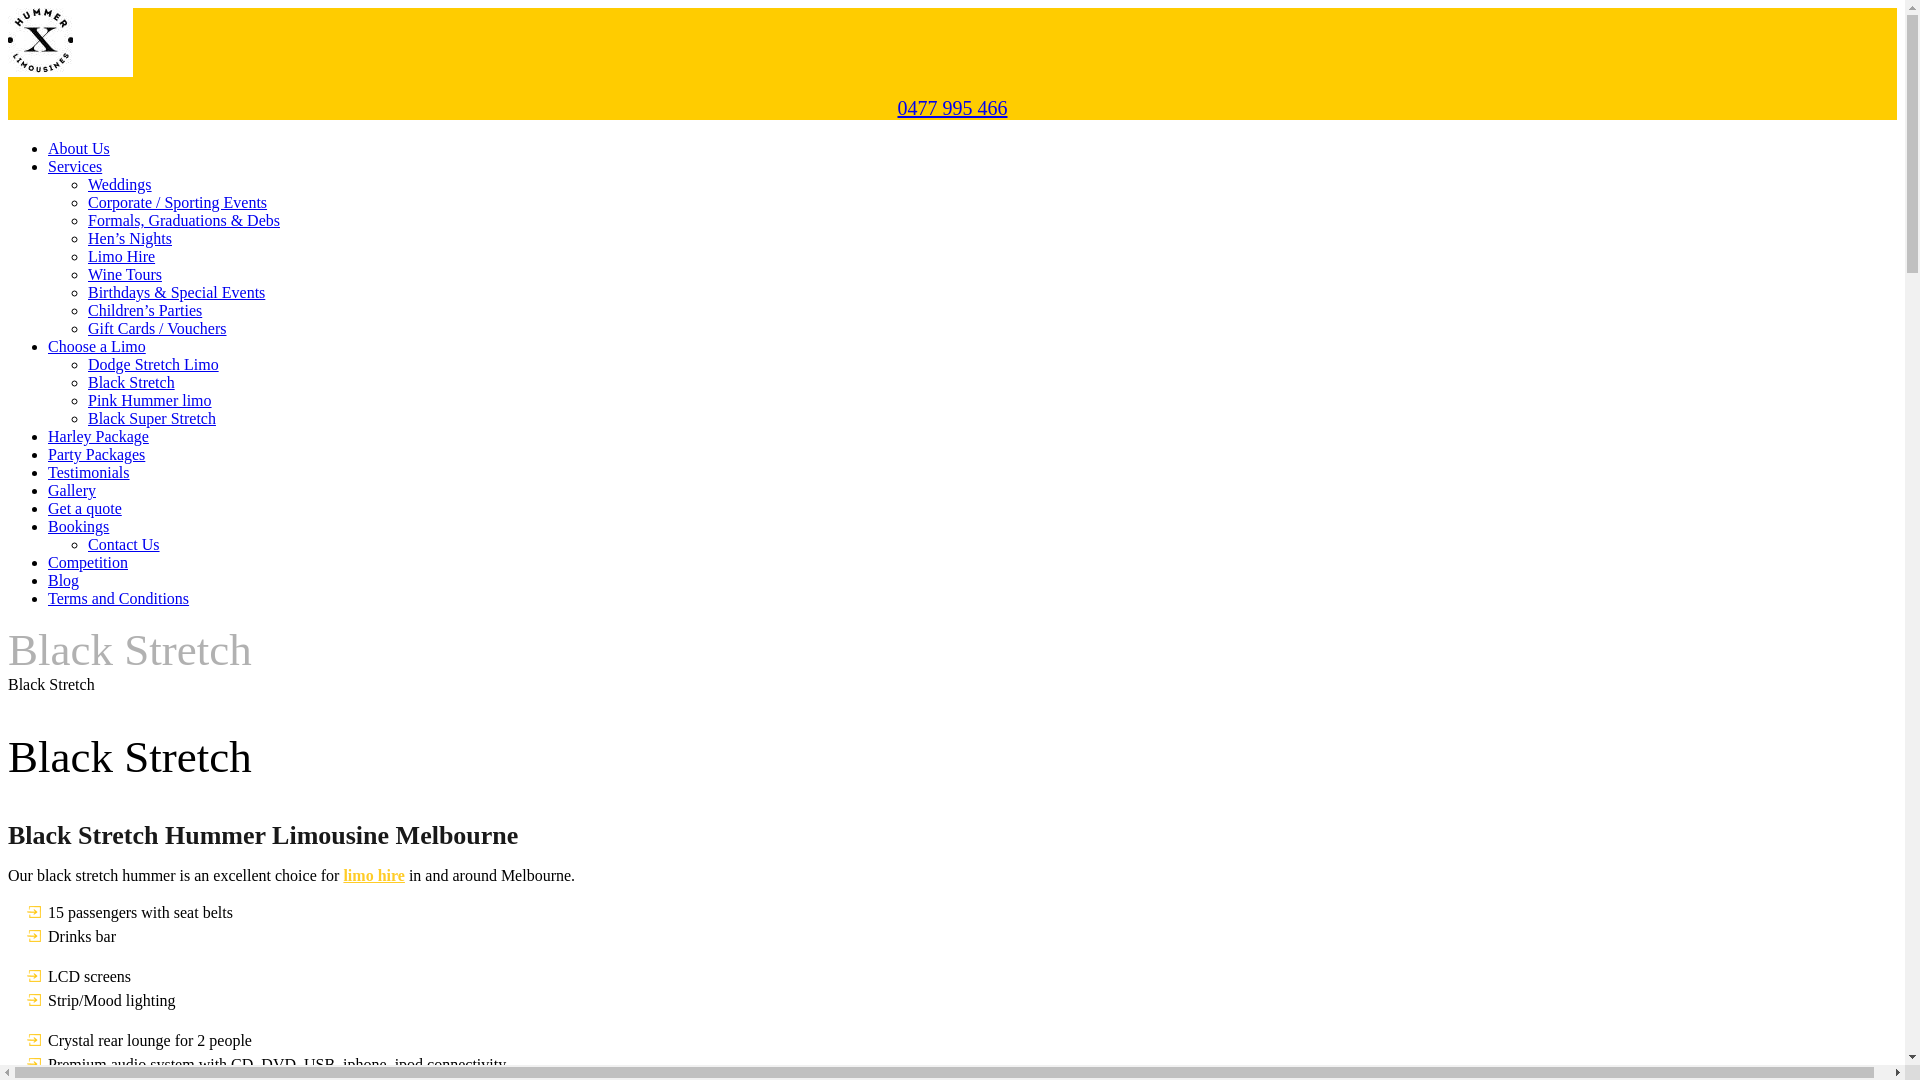  Describe the element at coordinates (176, 292) in the screenshot. I see `'Birthdays & Special Events'` at that location.